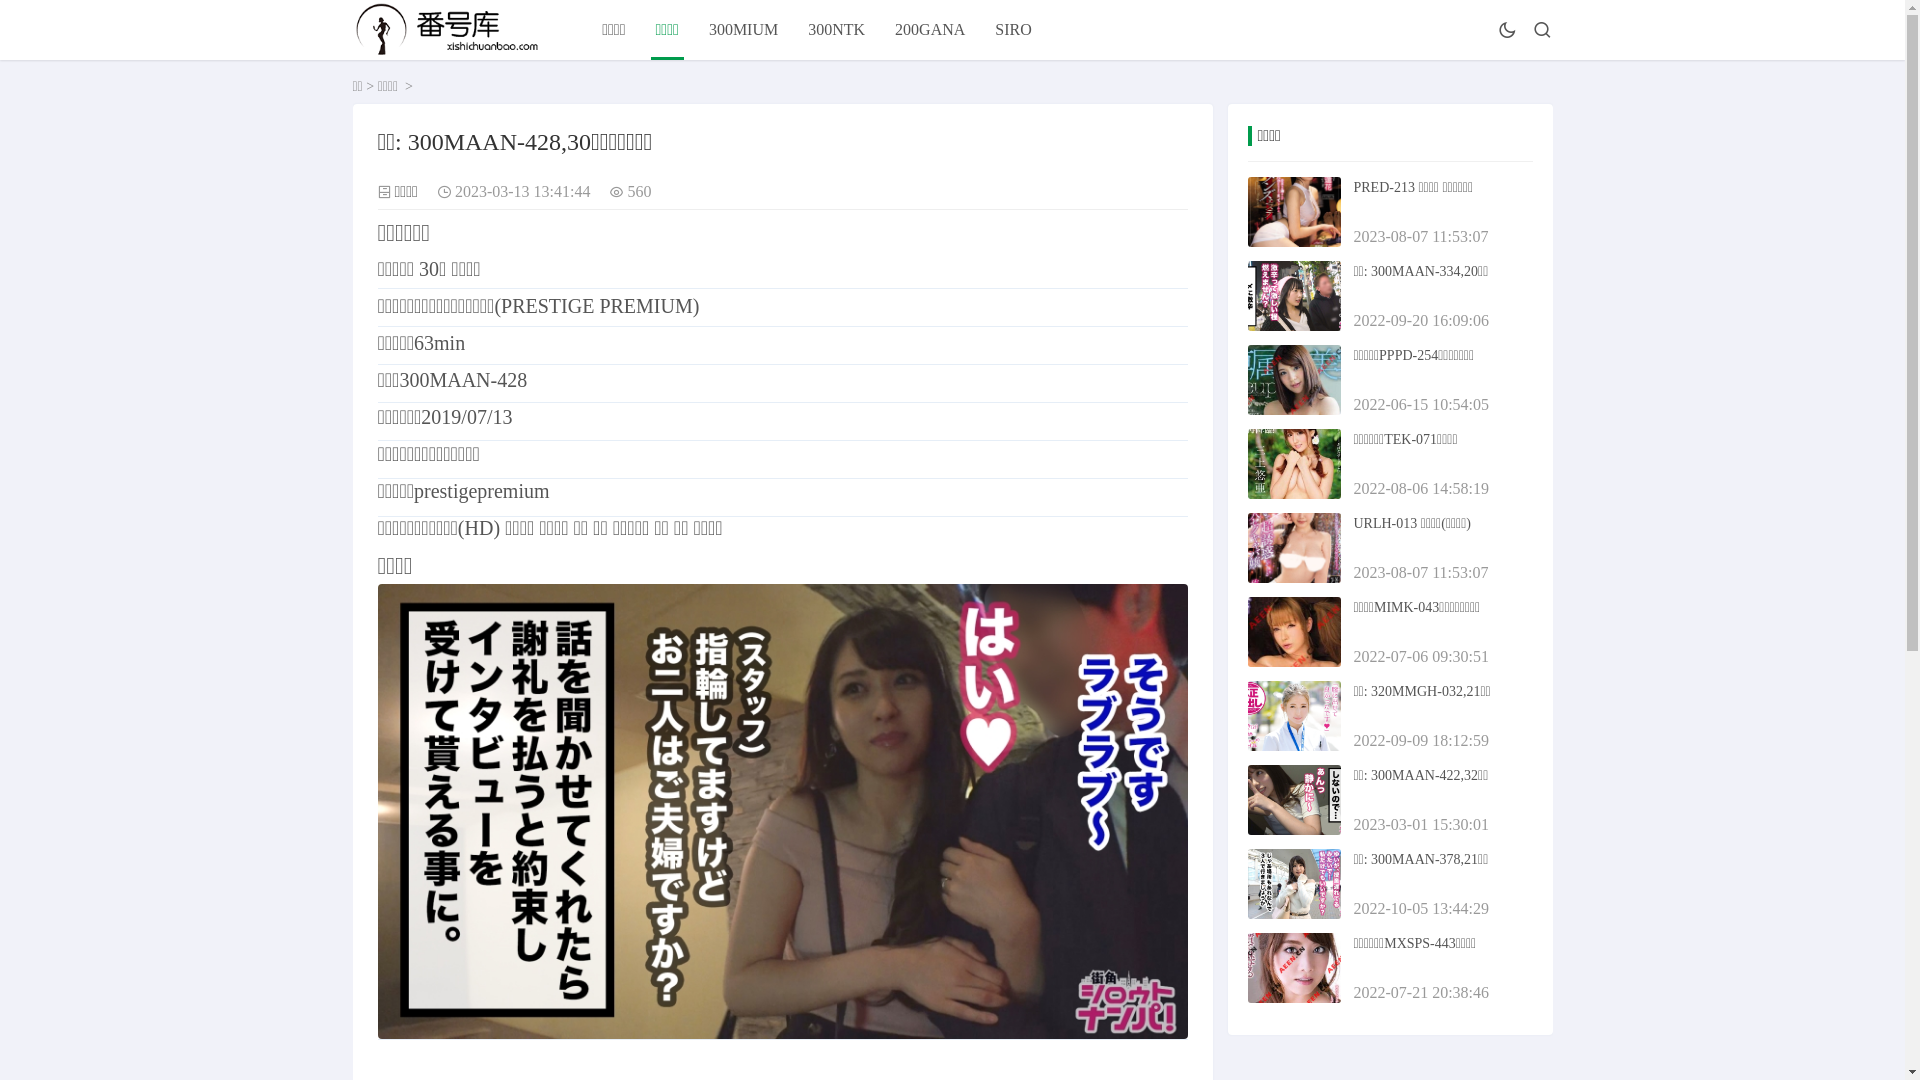 The height and width of the screenshot is (1080, 1920). I want to click on '300MIUM', so click(742, 29).